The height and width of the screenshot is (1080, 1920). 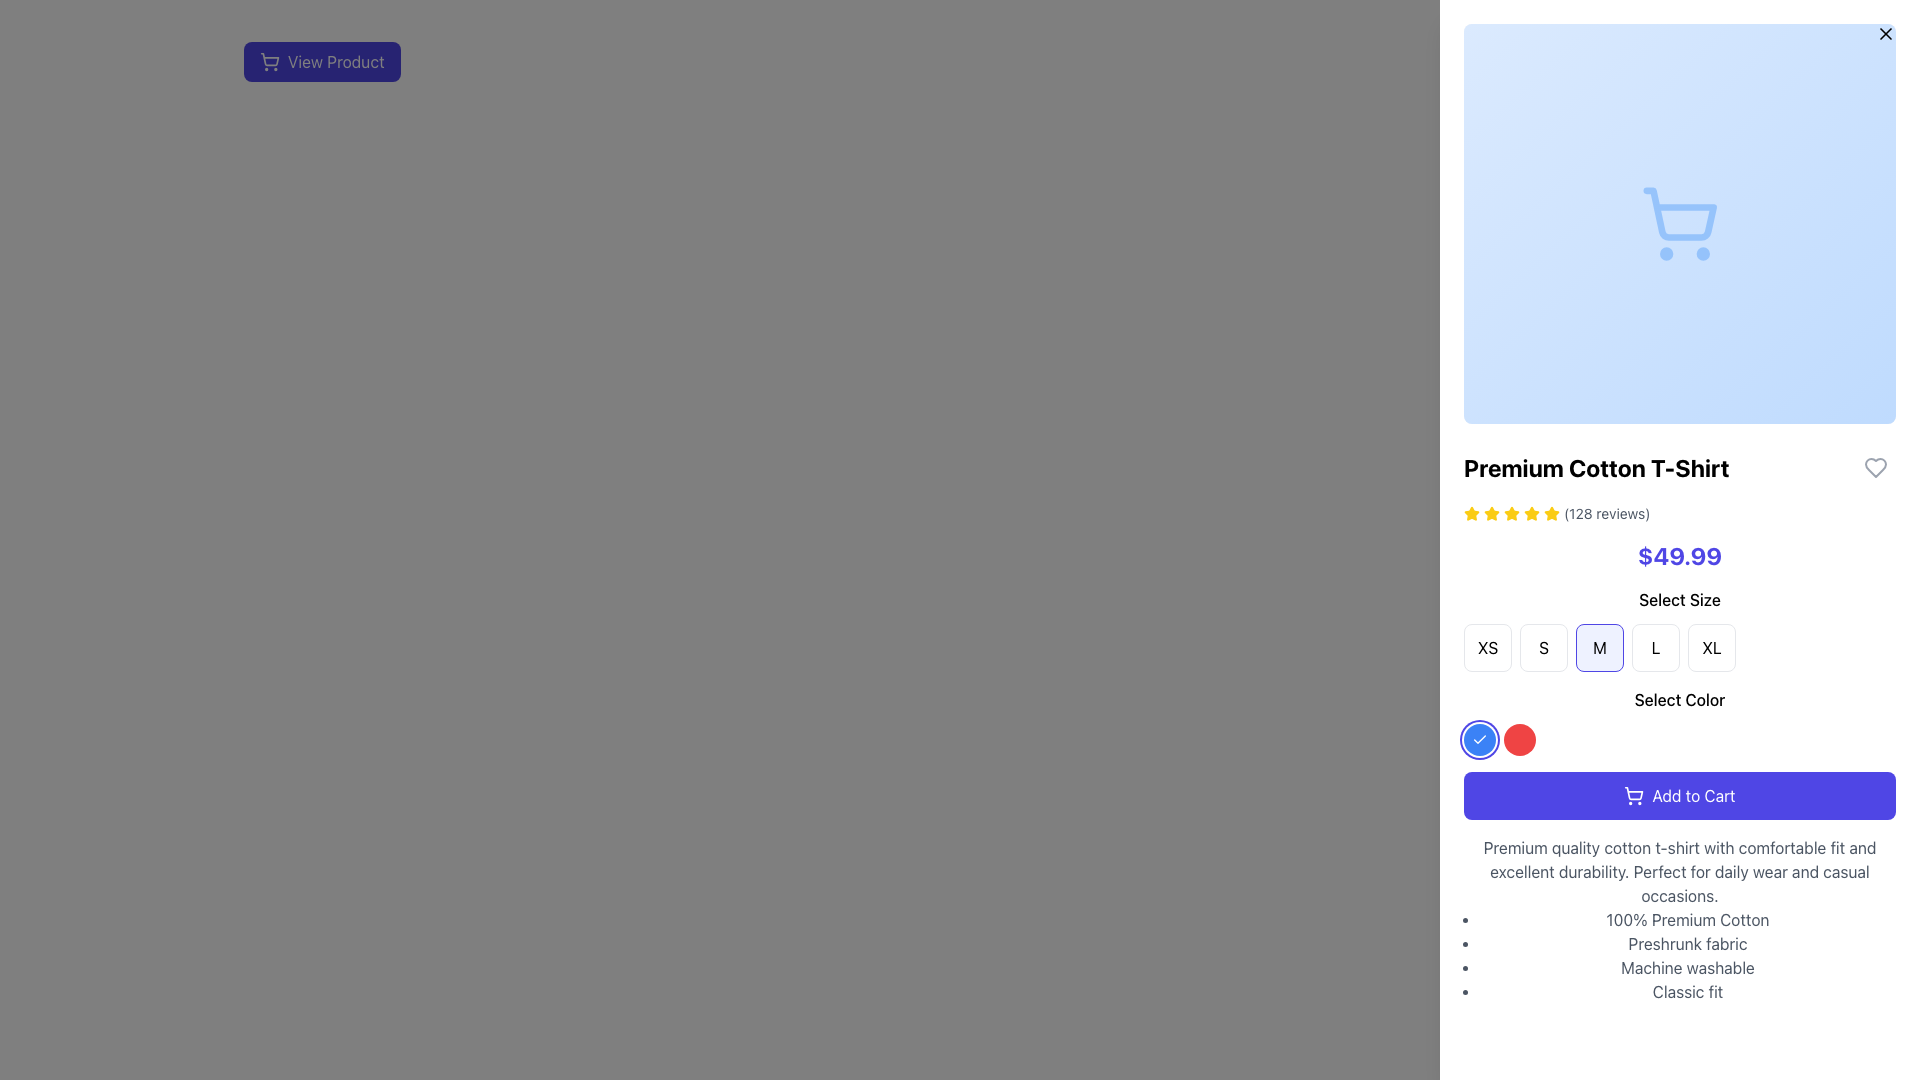 What do you see at coordinates (1687, 944) in the screenshot?
I see `the Text label that describes the fabric as preshrunk, located beneath '100% Premium Cotton' in the product features list` at bounding box center [1687, 944].